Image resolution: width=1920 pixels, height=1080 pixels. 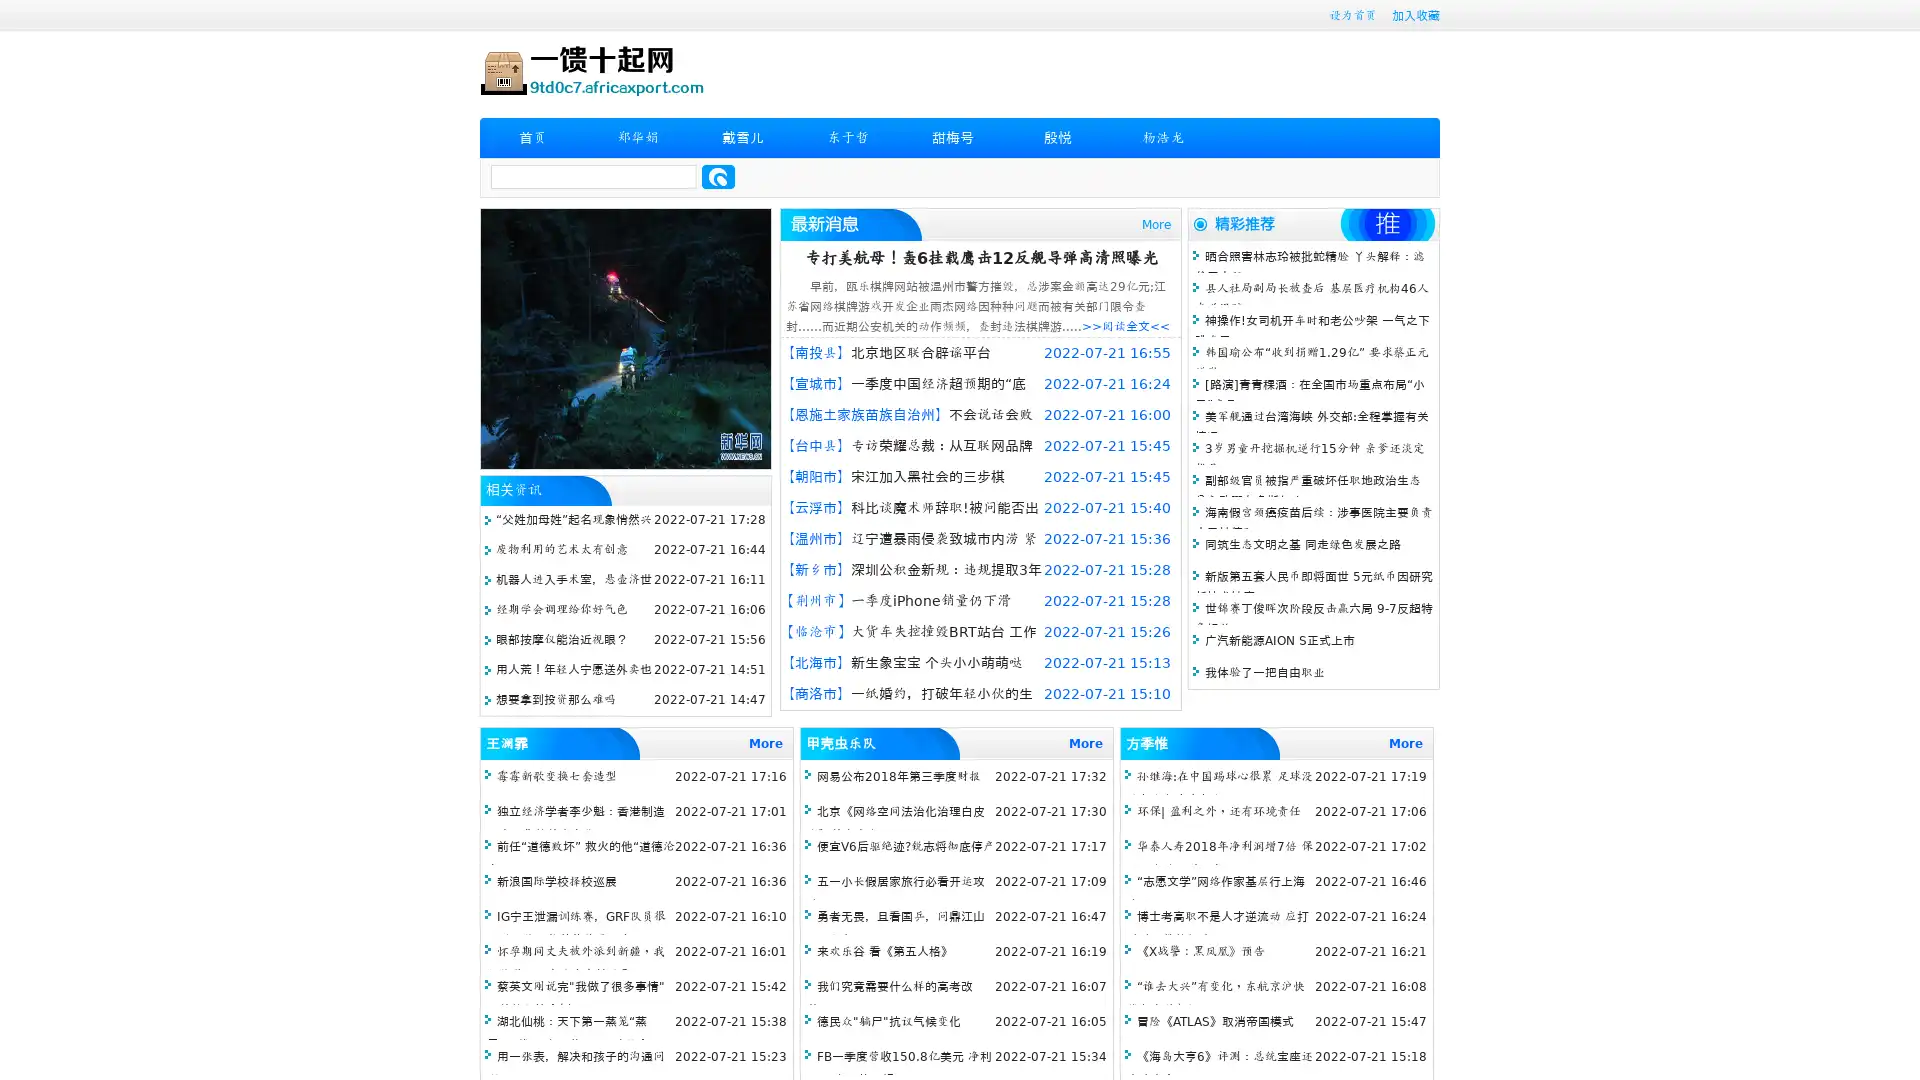 I want to click on Search, so click(x=718, y=176).